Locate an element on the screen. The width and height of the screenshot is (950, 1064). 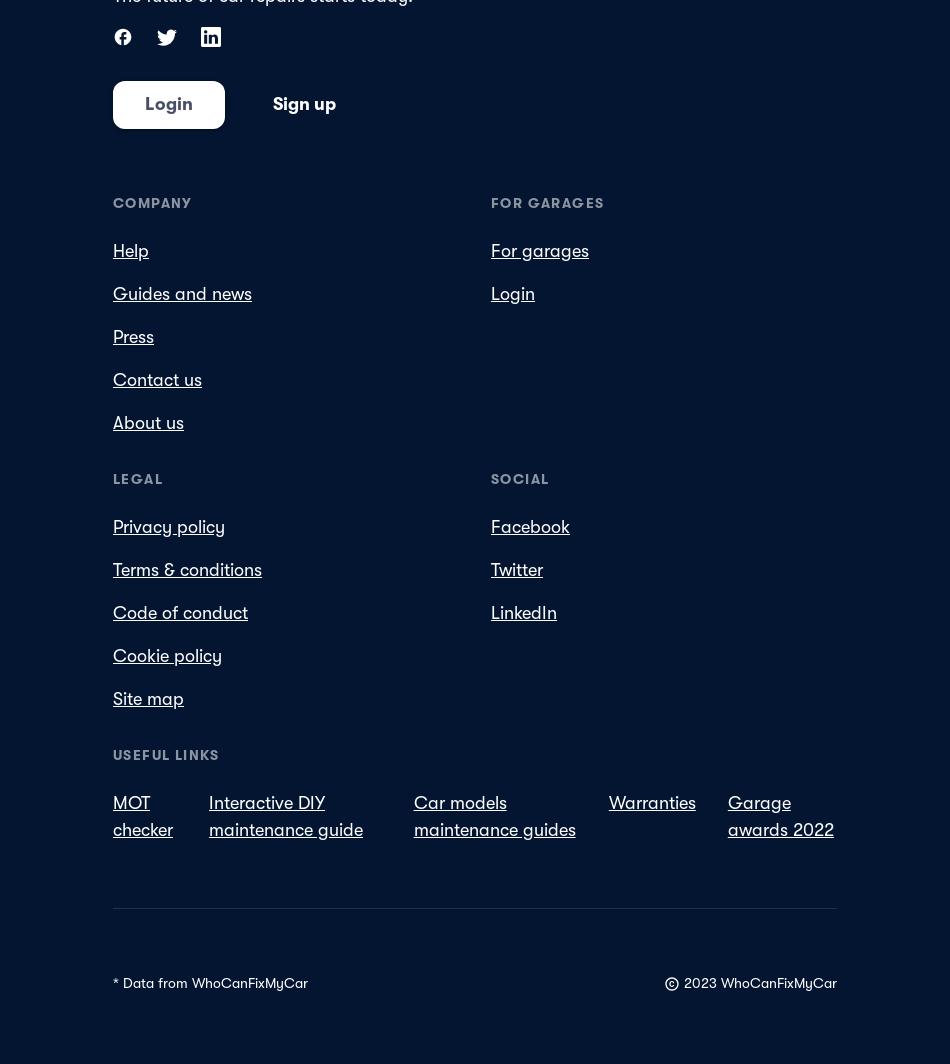
'Warranties' is located at coordinates (651, 802).